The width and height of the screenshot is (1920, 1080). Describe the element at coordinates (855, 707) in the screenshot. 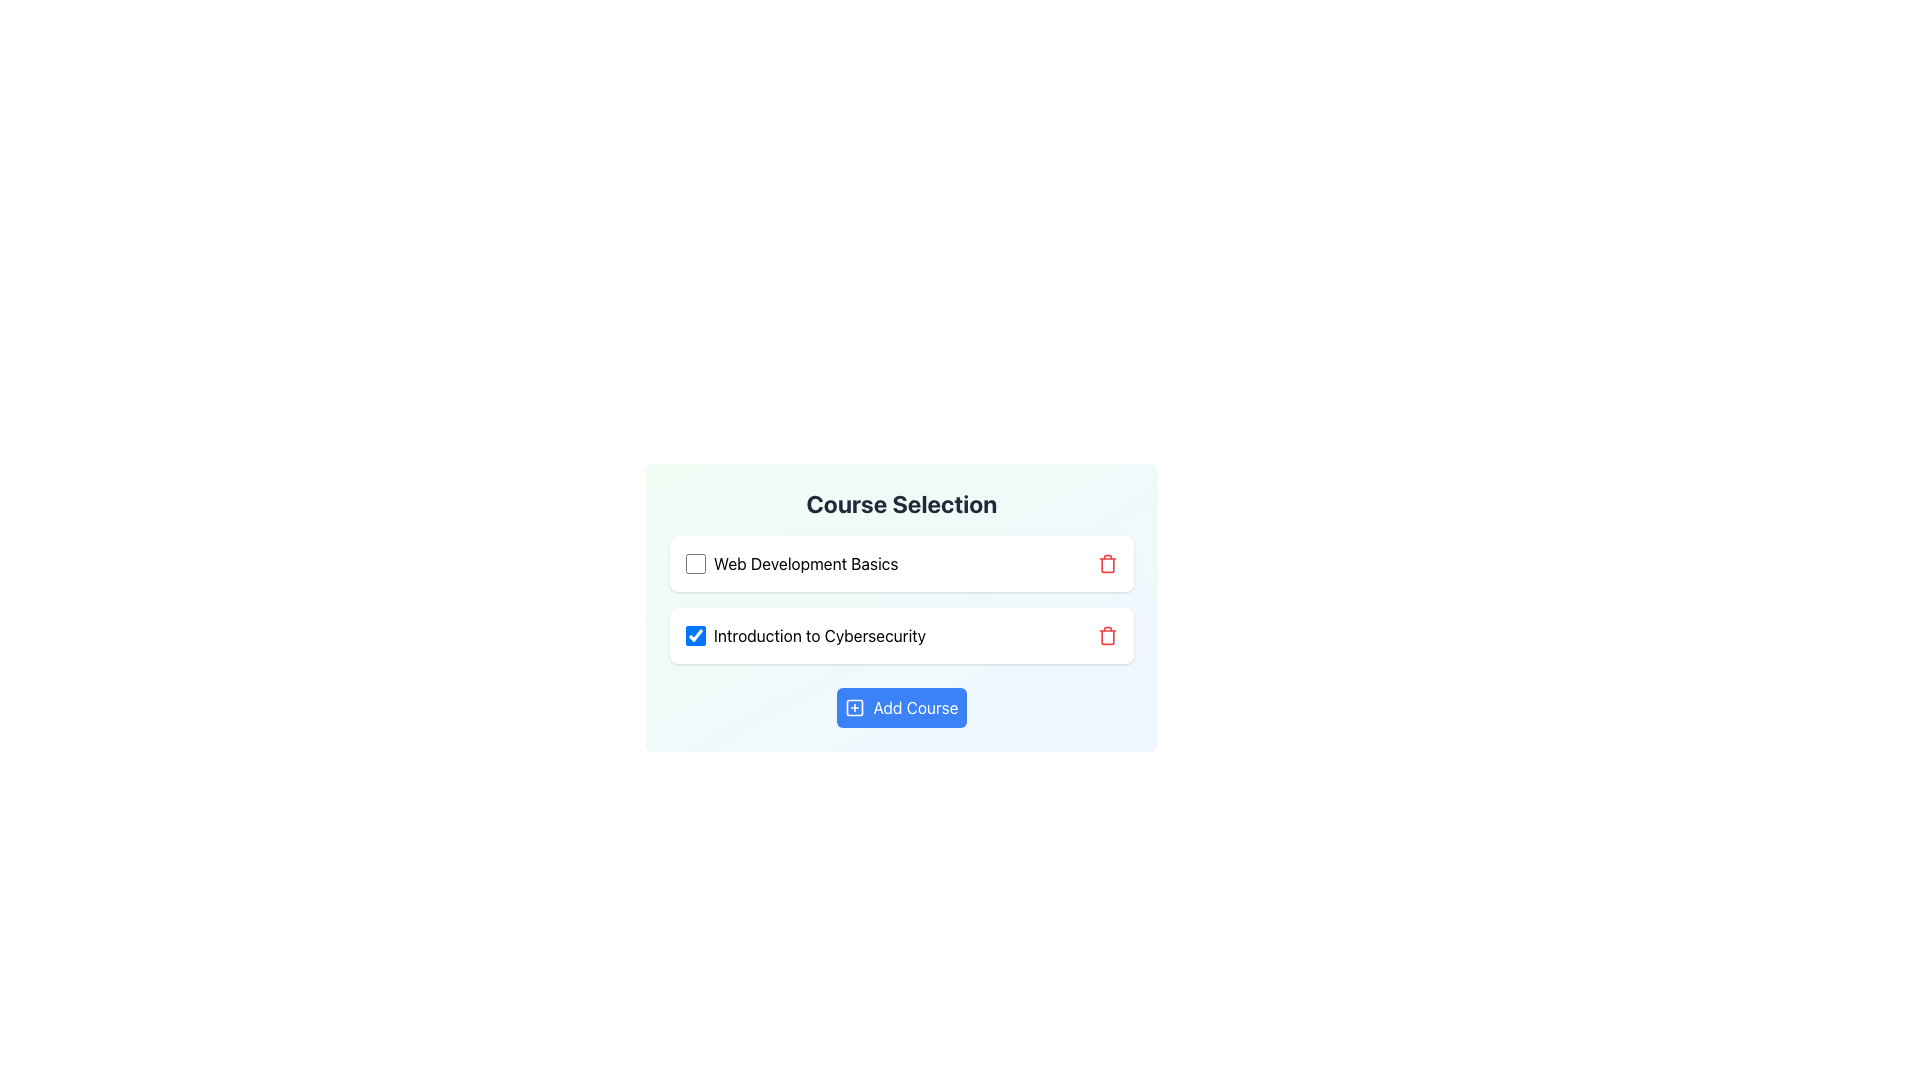

I see `the small square icon with a plus sign located within the 'Add Course' blue button at the bottom of the 'Course Selection' interface` at that location.